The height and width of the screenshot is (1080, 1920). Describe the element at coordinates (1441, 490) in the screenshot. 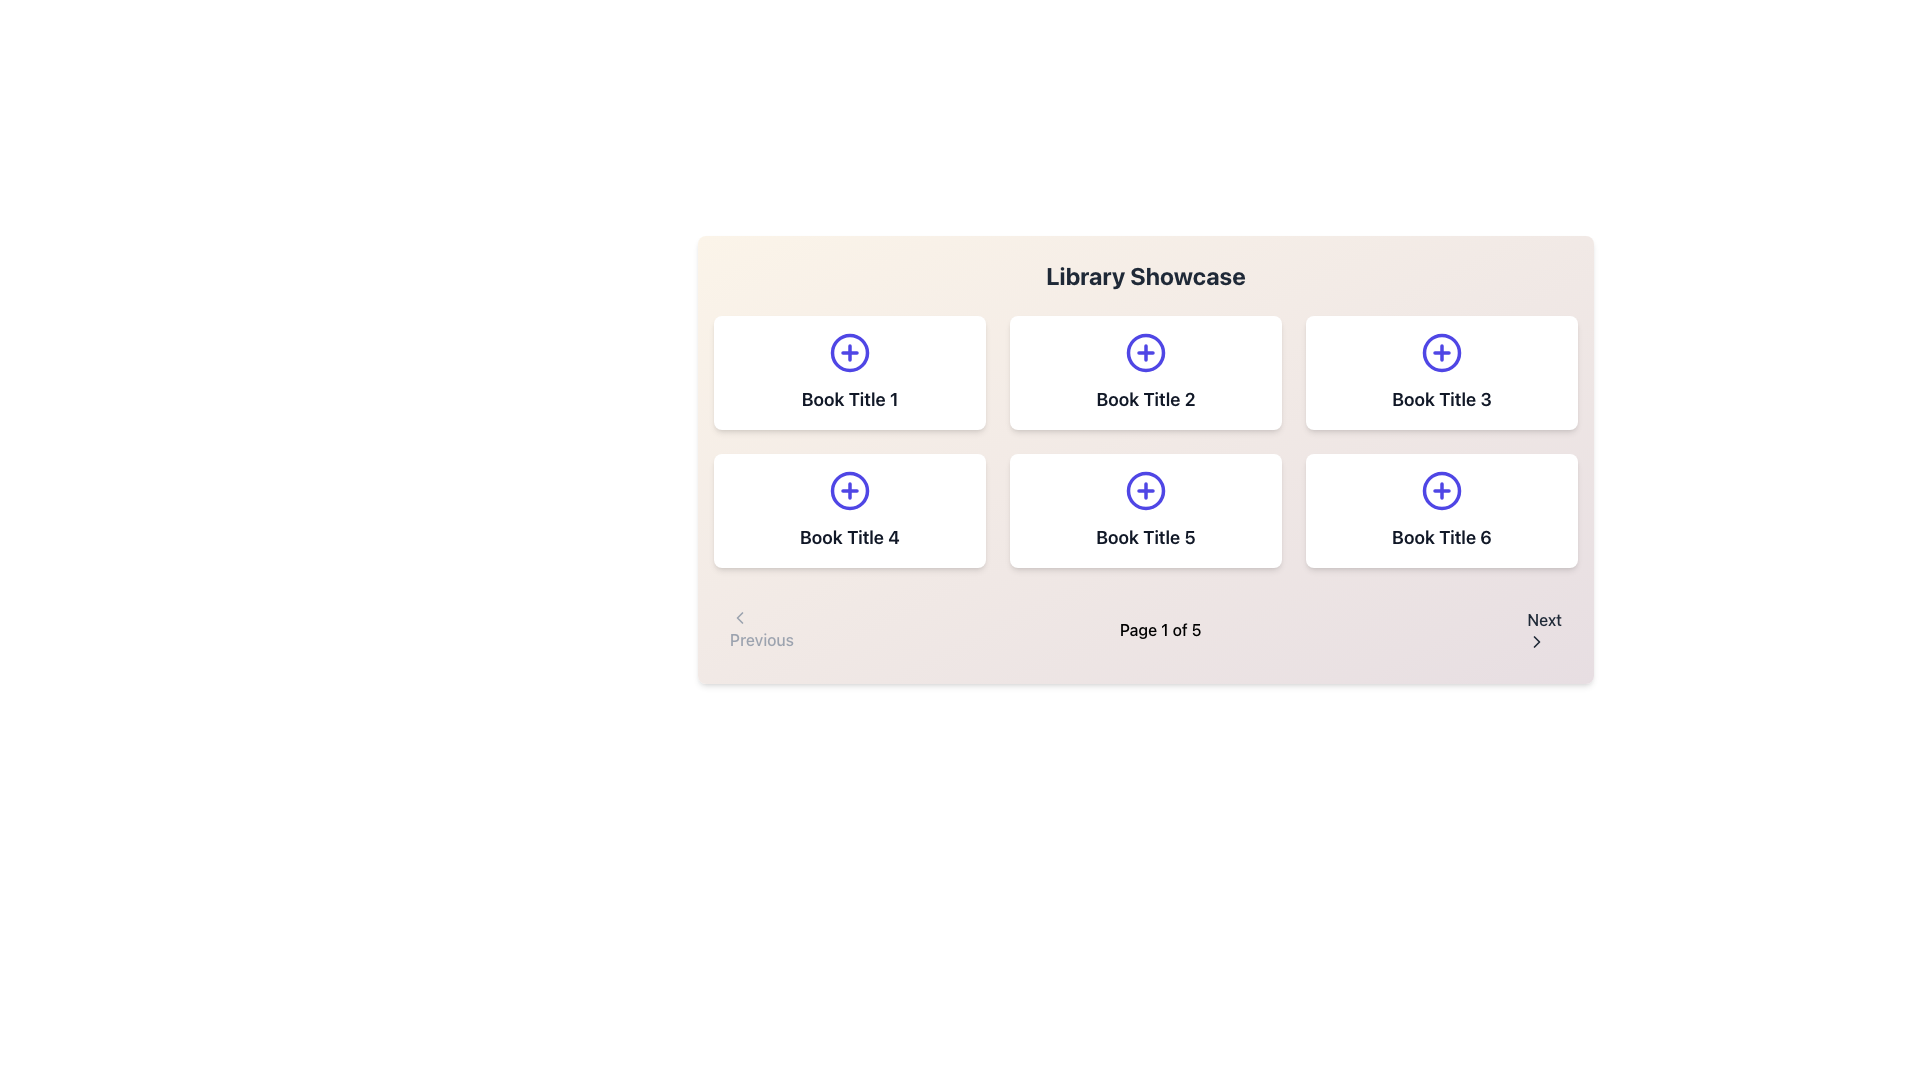

I see `the Icon Button located at the bottom-right corner of the last card labeled 'Book Title 6'` at that location.